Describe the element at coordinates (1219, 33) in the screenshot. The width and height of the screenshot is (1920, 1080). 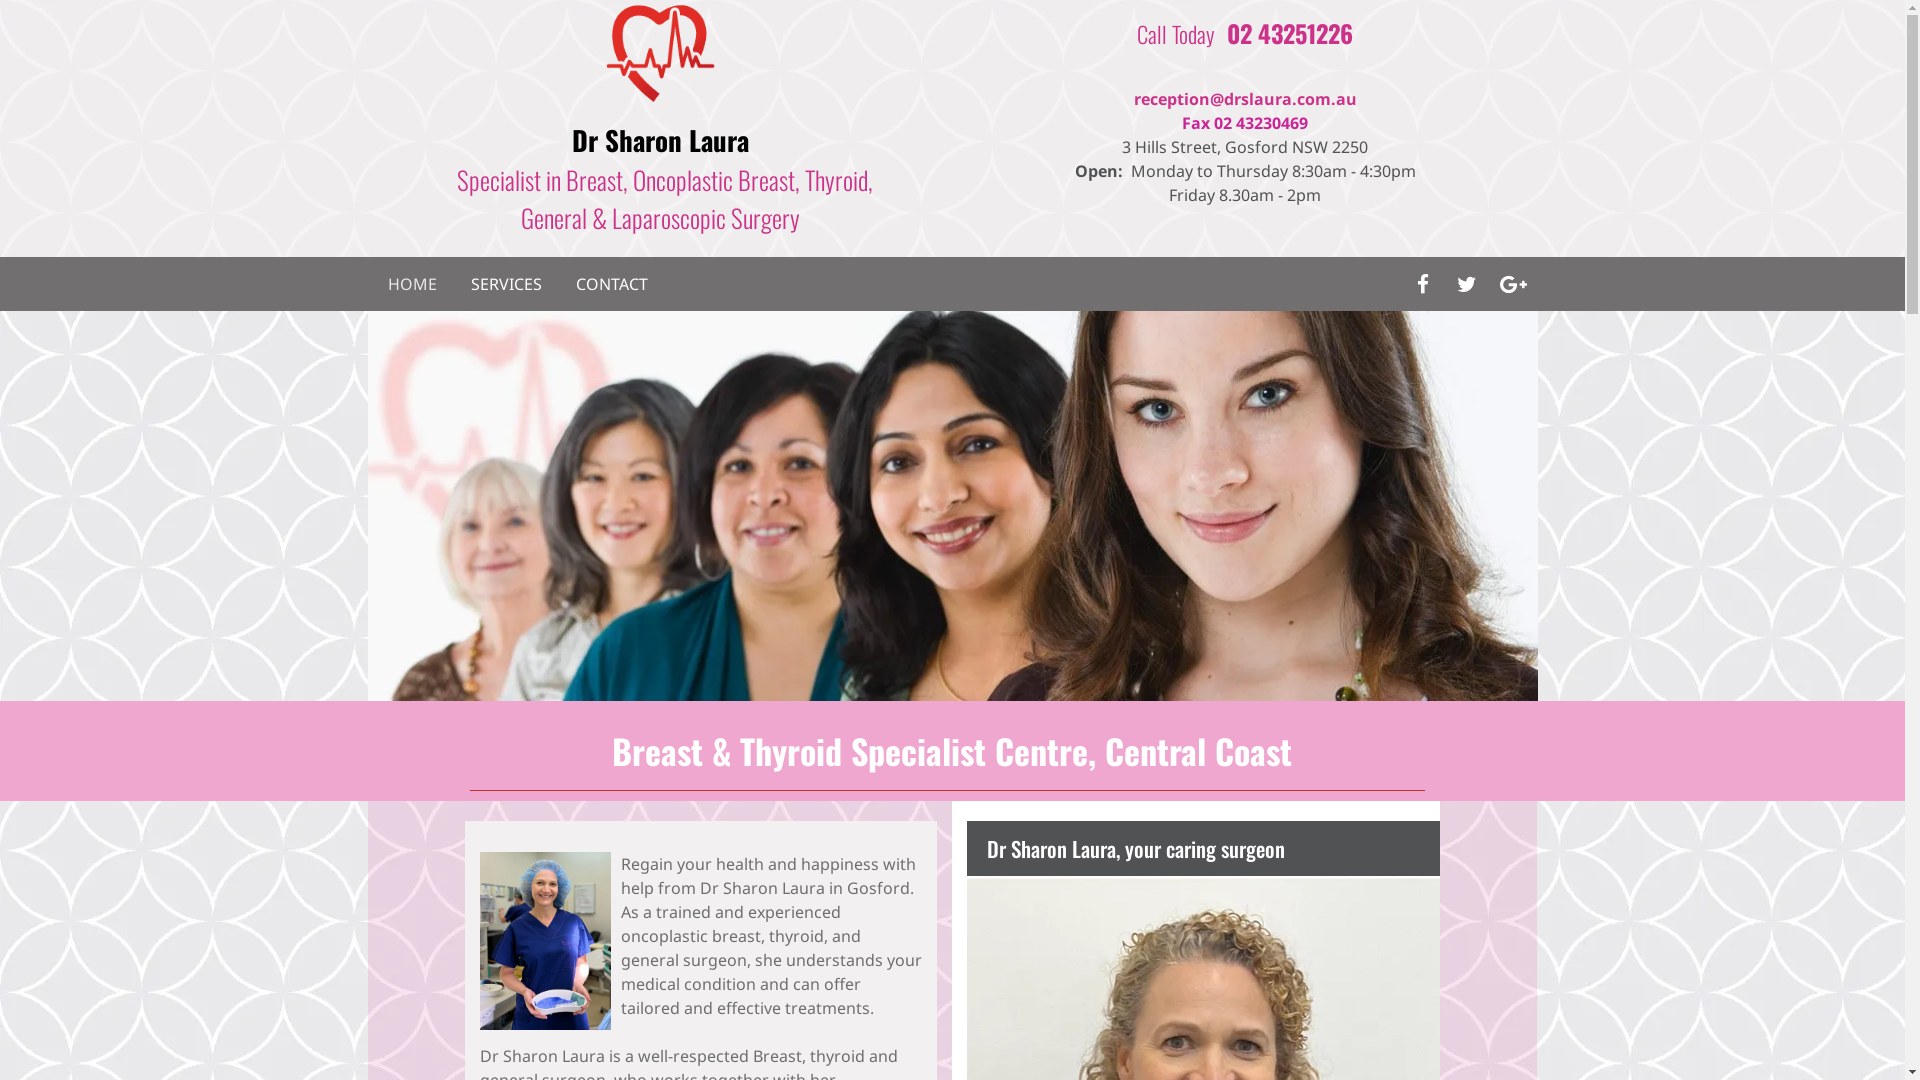
I see `' 02 '` at that location.